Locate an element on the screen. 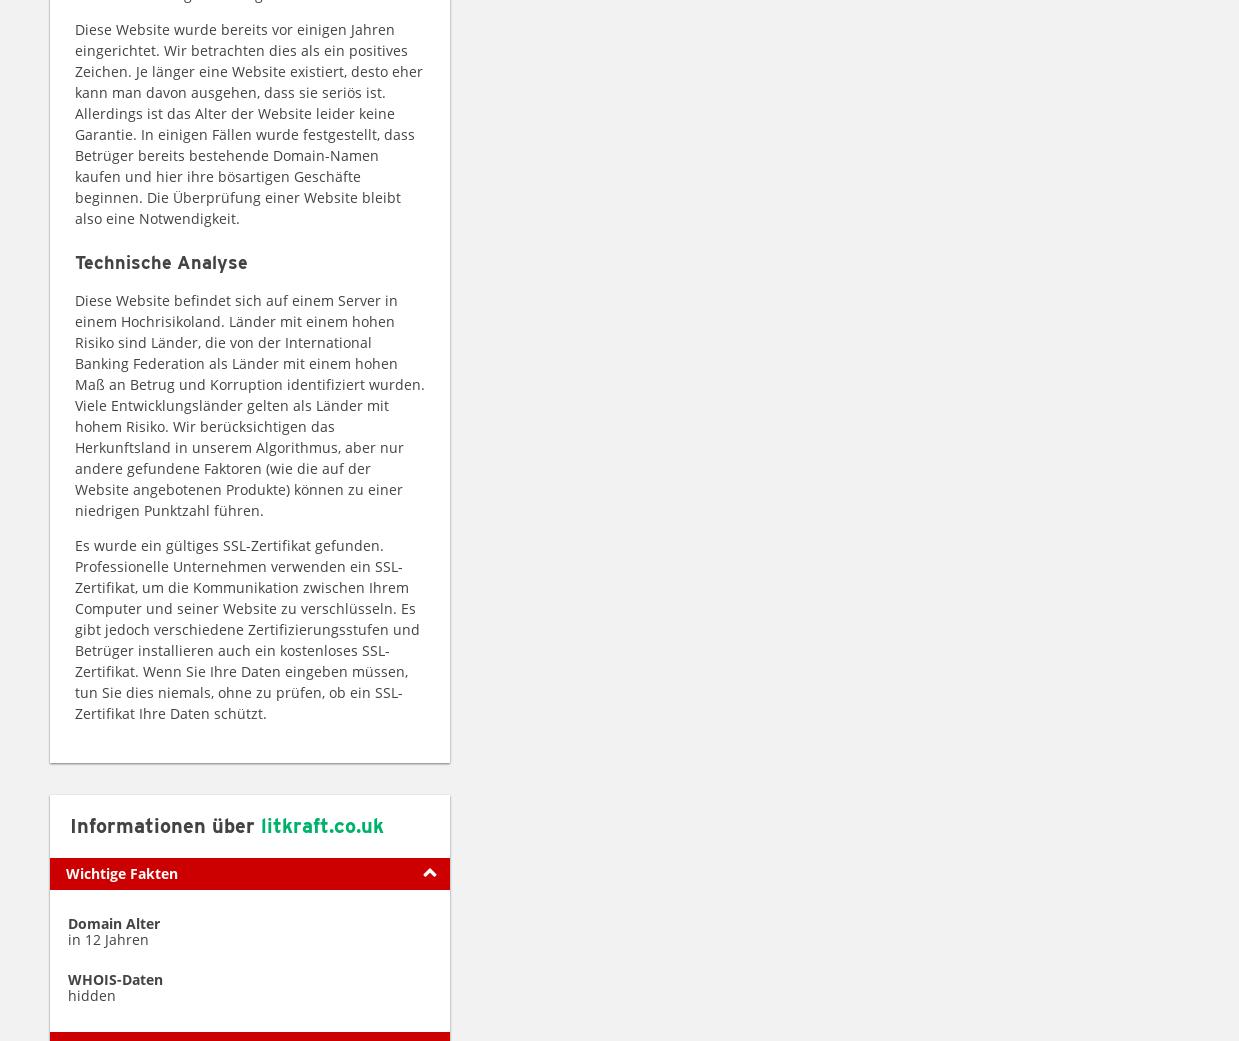  'Technische Analyse' is located at coordinates (73, 260).